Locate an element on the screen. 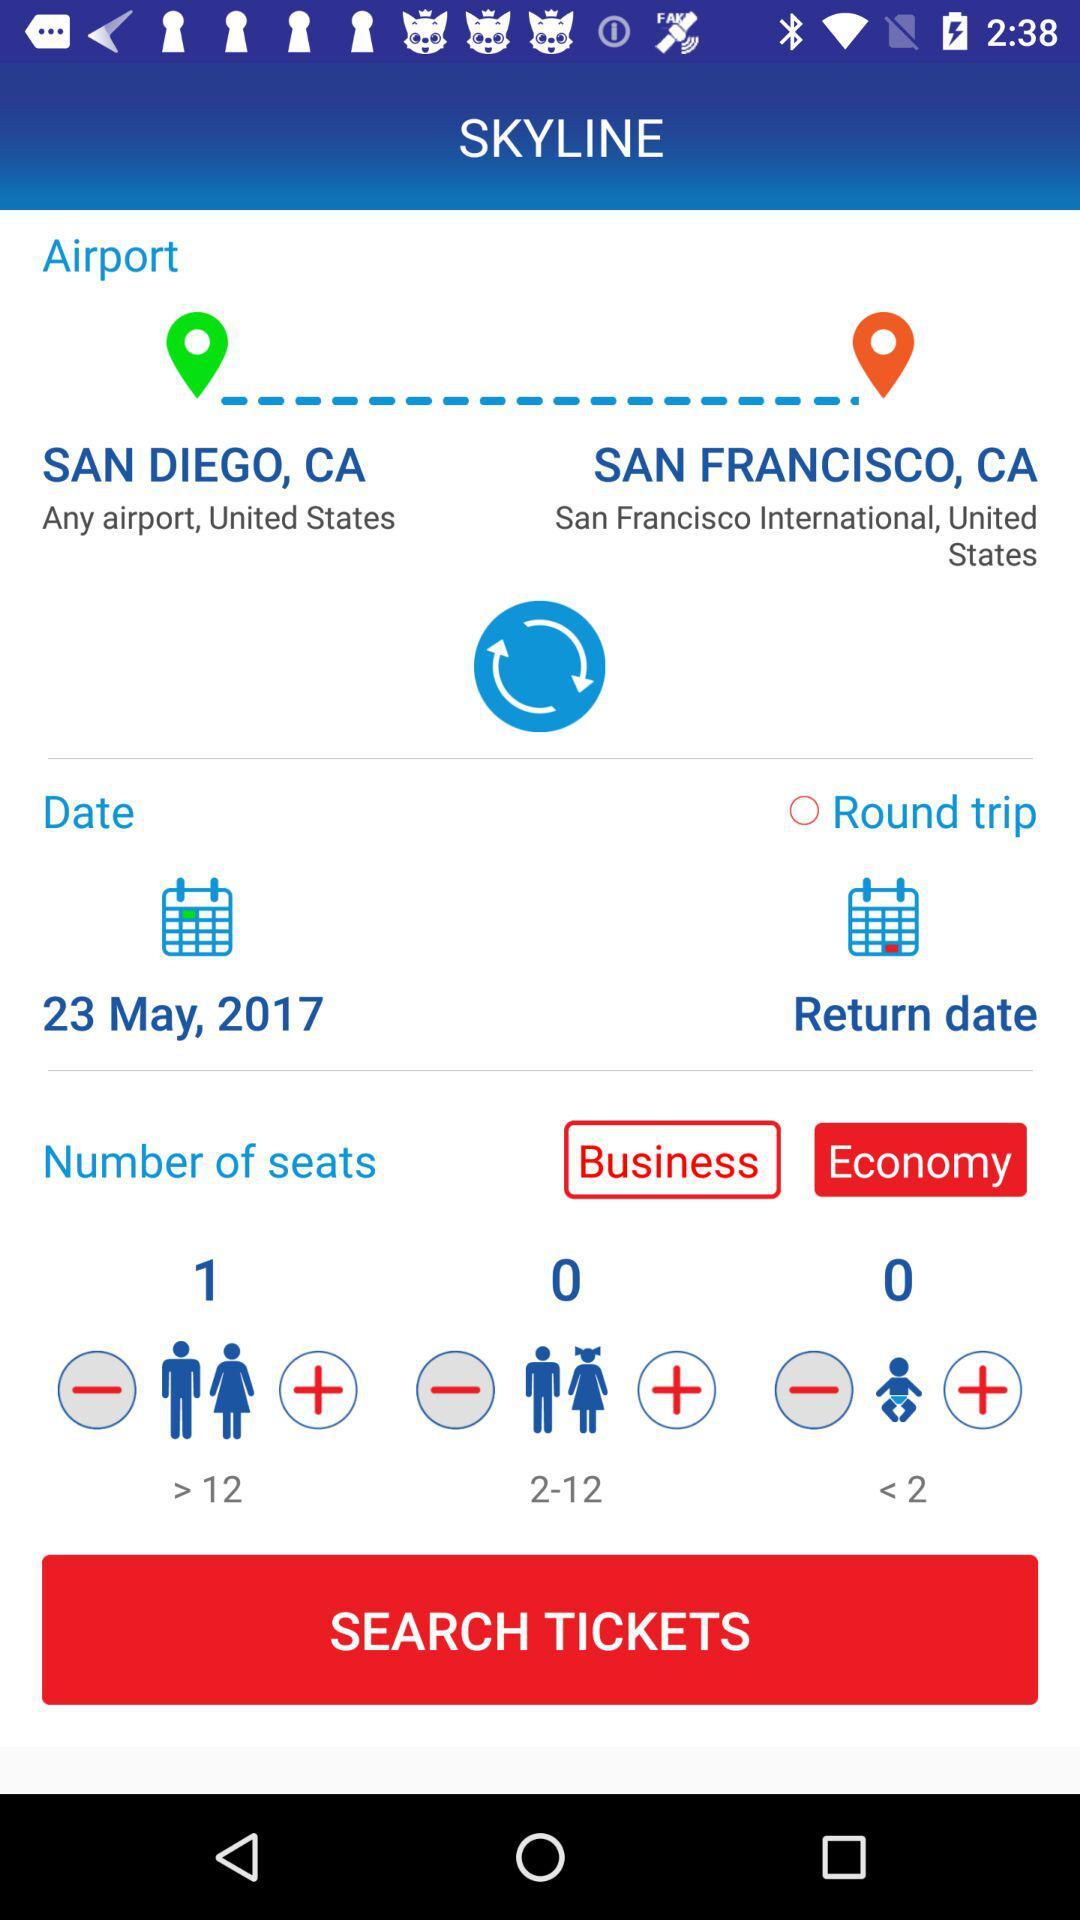  the refresh icon is located at coordinates (538, 666).